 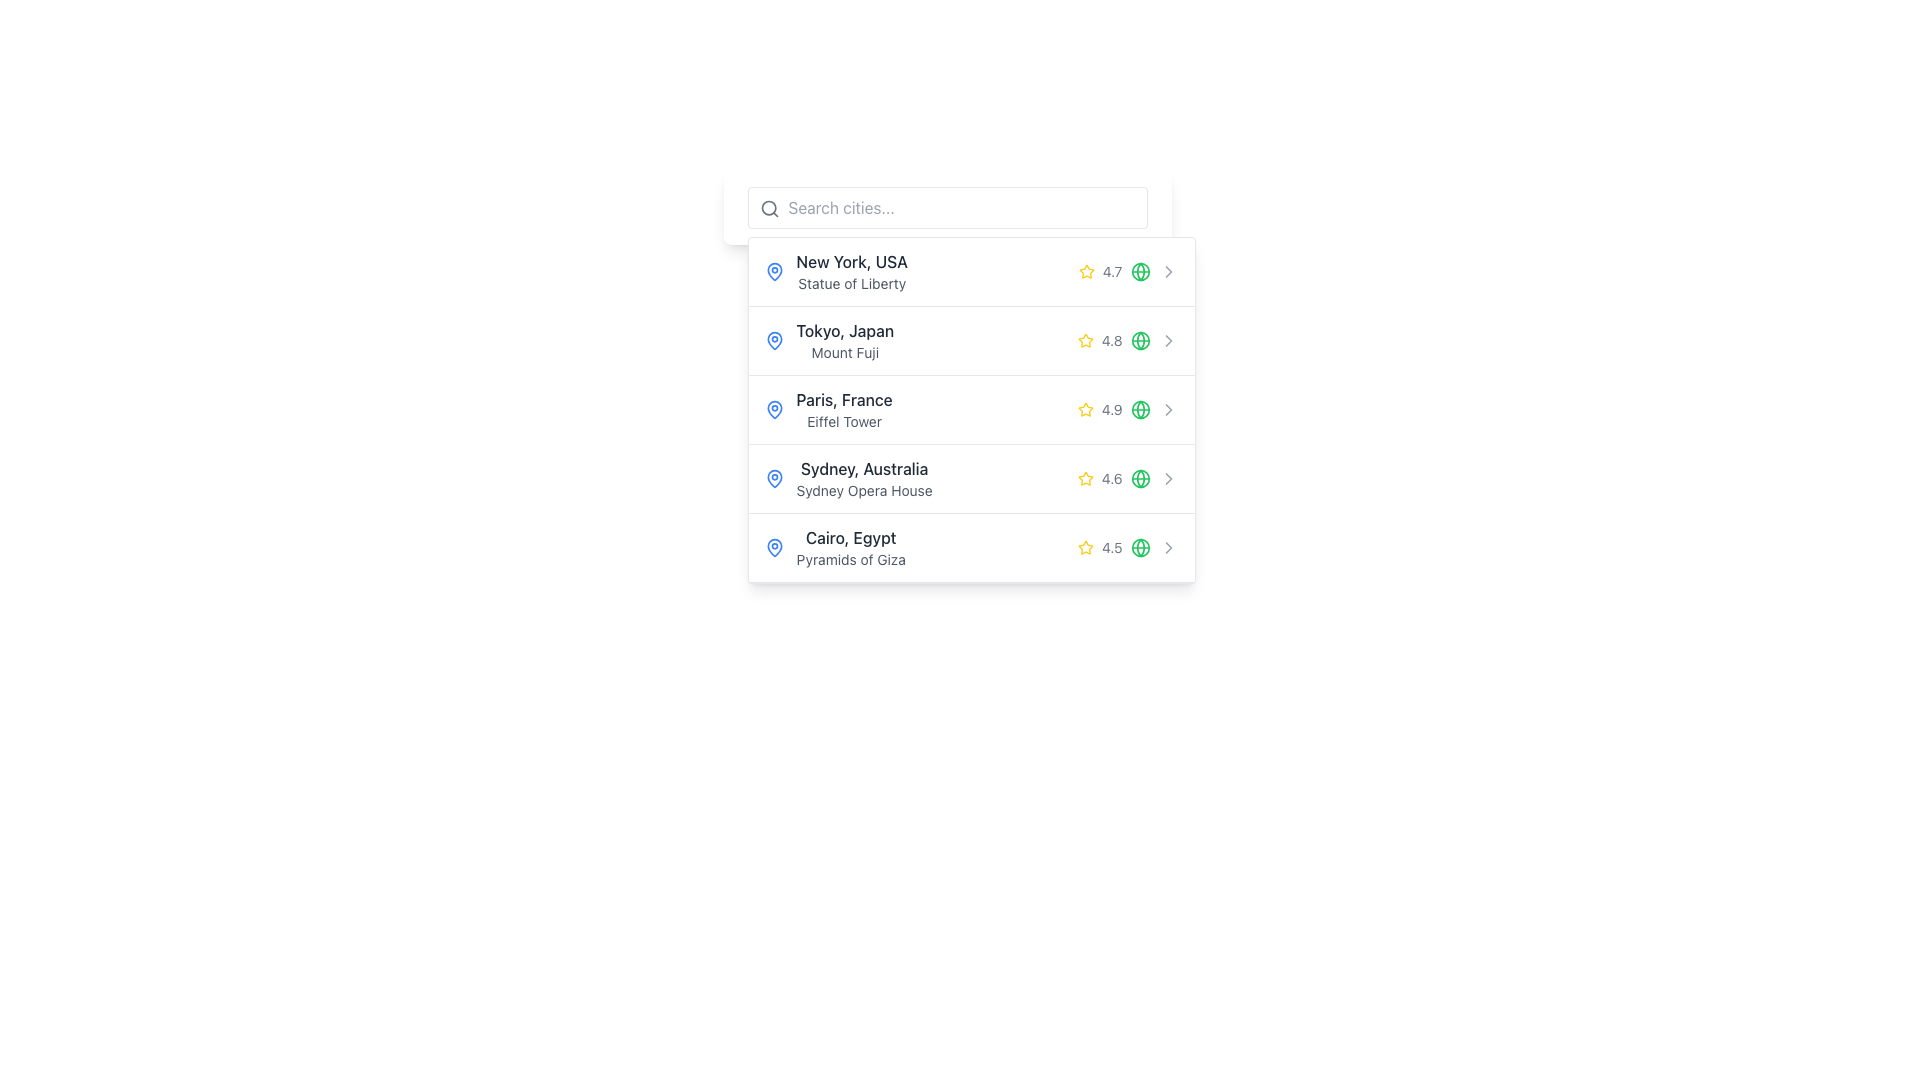 I want to click on the magnifying glass icon located at the left end of the search input box, so click(x=768, y=208).